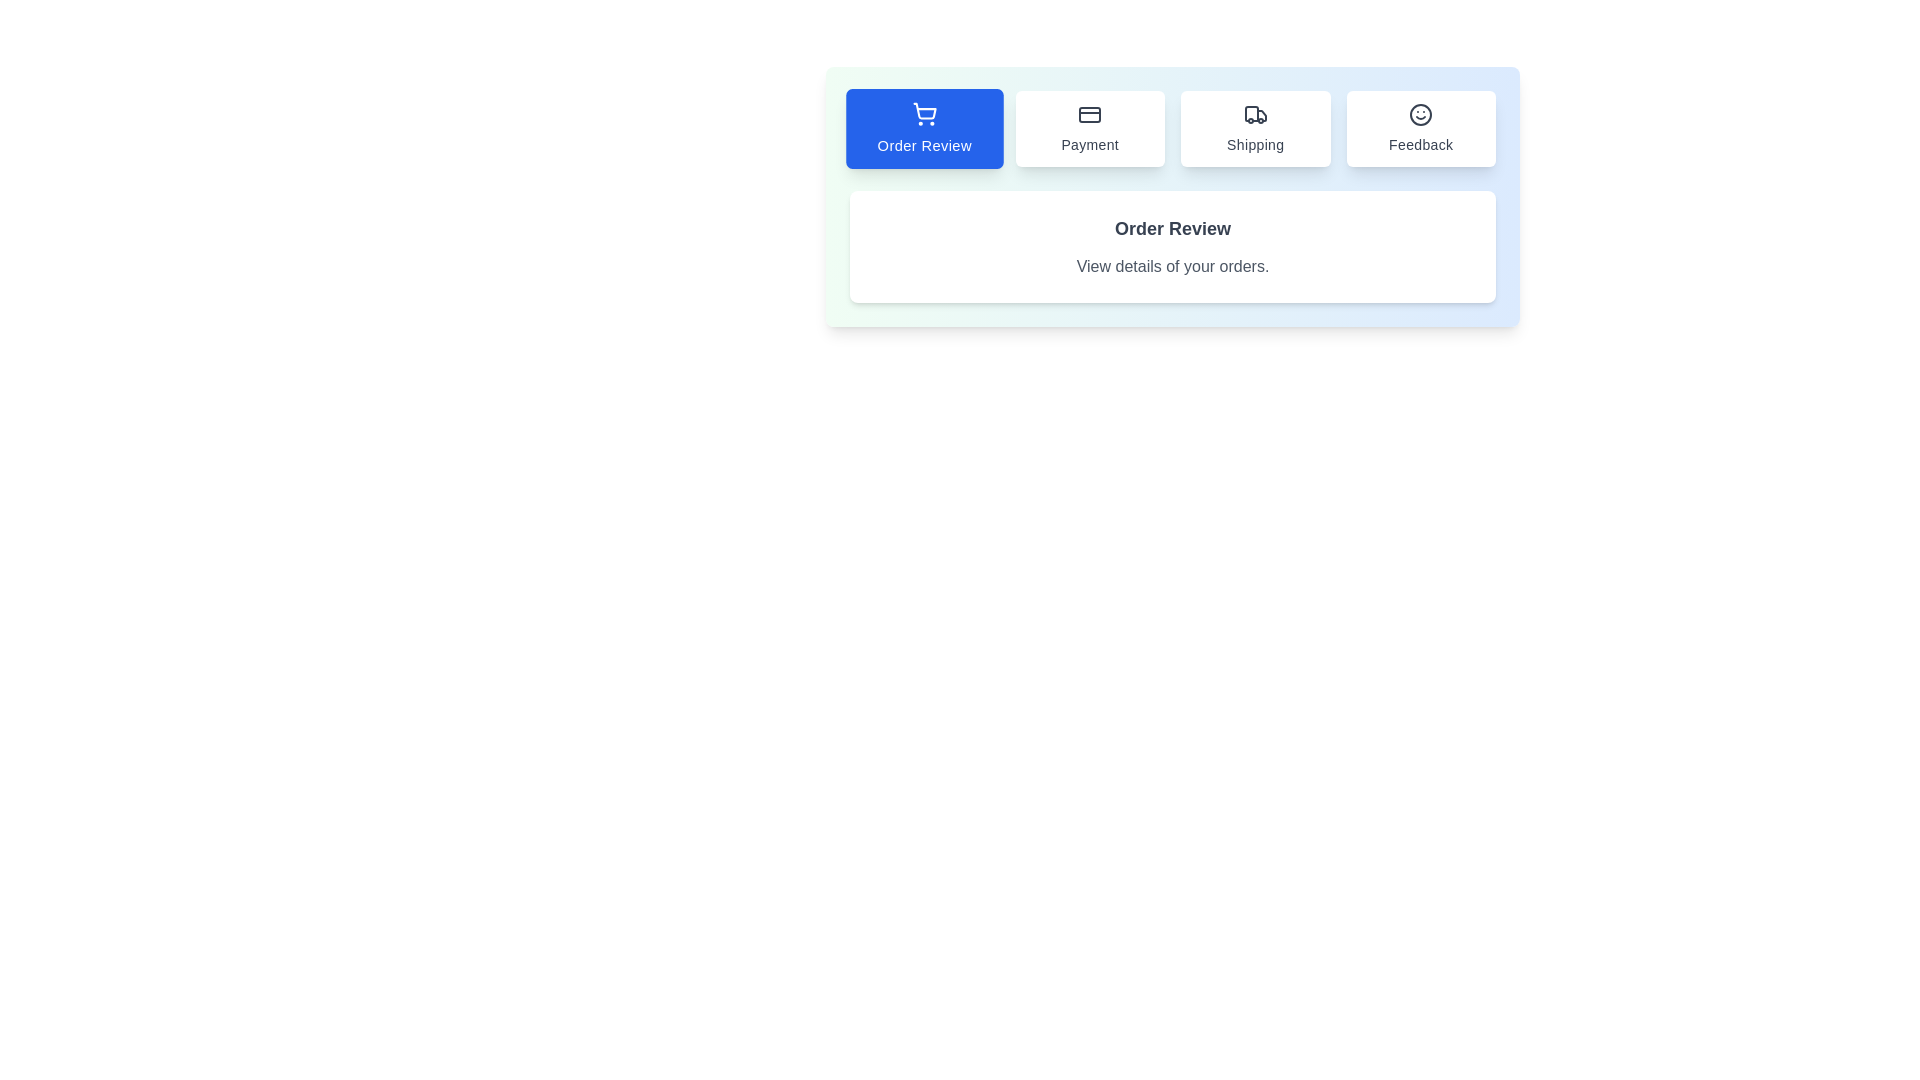  What do you see at coordinates (1420, 115) in the screenshot?
I see `visual enhancement icon located at the center of the Feedback button, which is the fourth button in the top row of the interface tabs` at bounding box center [1420, 115].